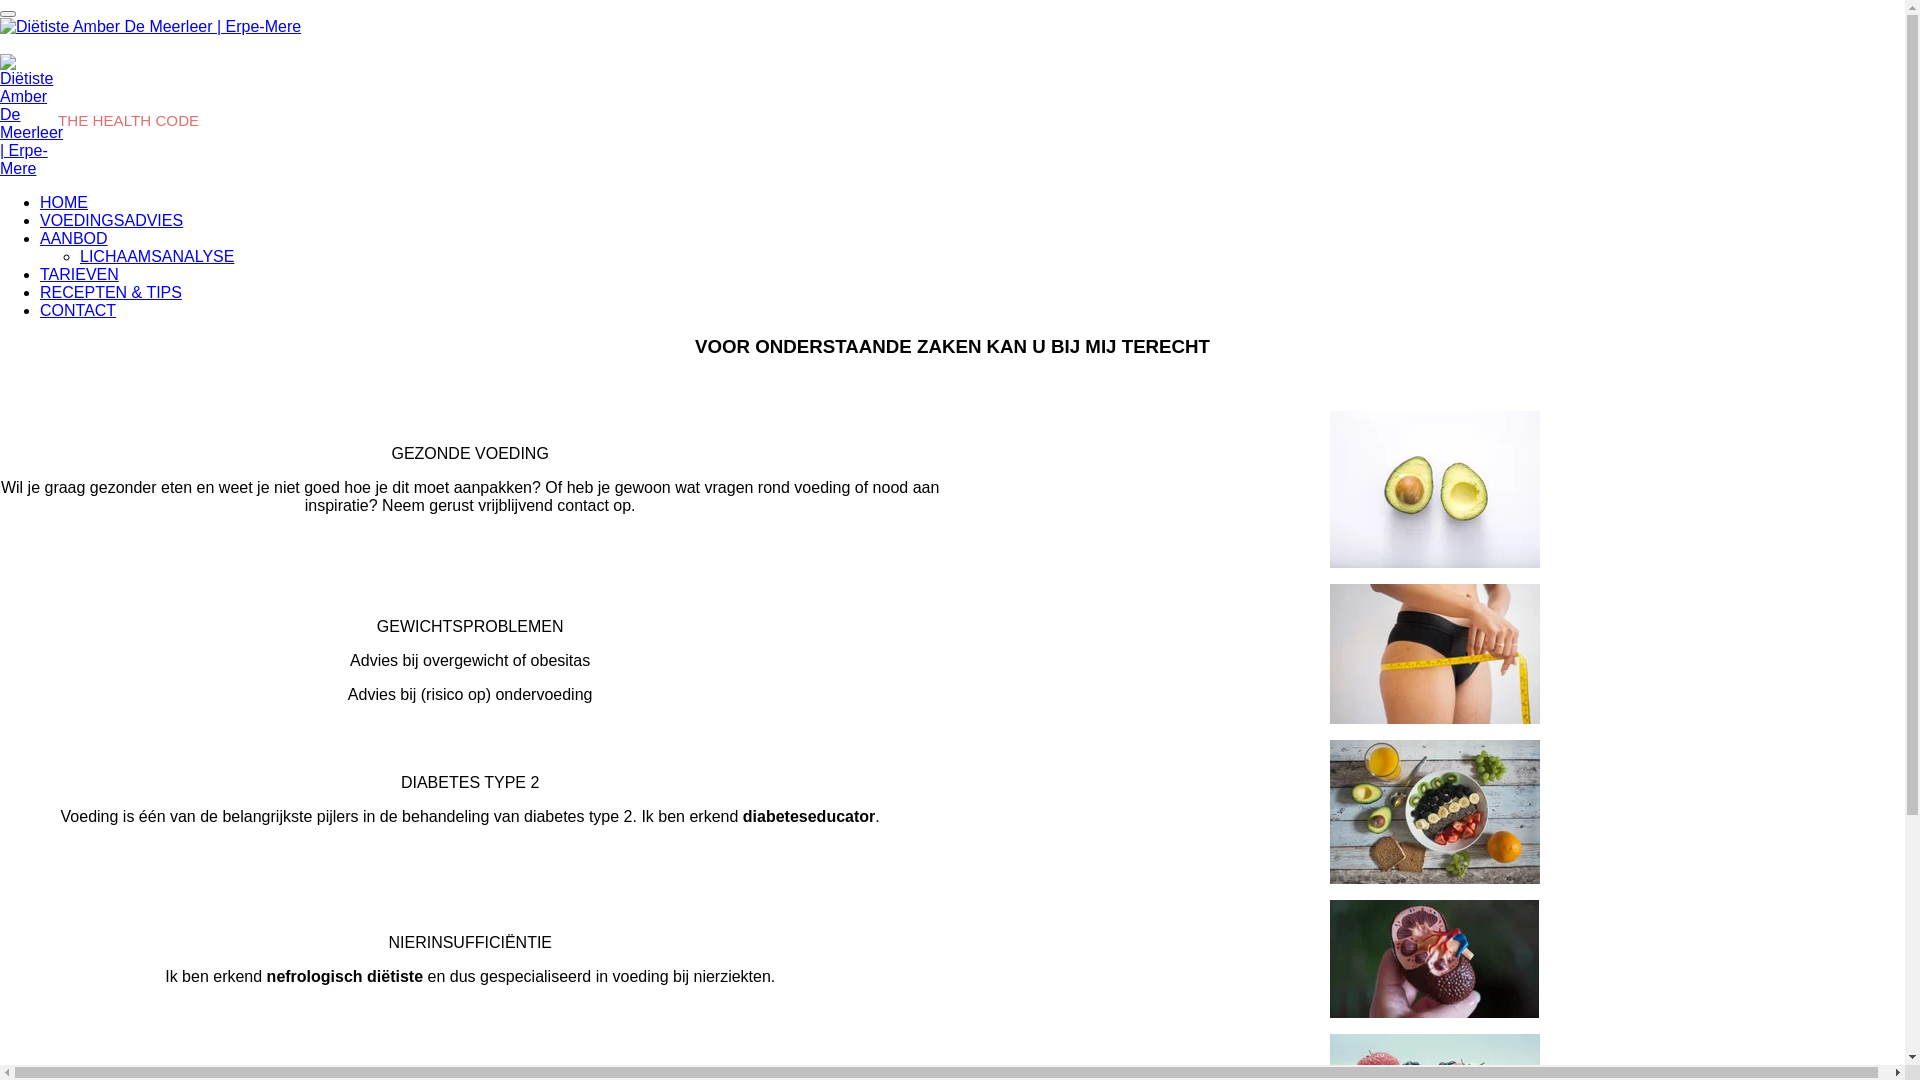  What do you see at coordinates (77, 310) in the screenshot?
I see `'CONTACT'` at bounding box center [77, 310].